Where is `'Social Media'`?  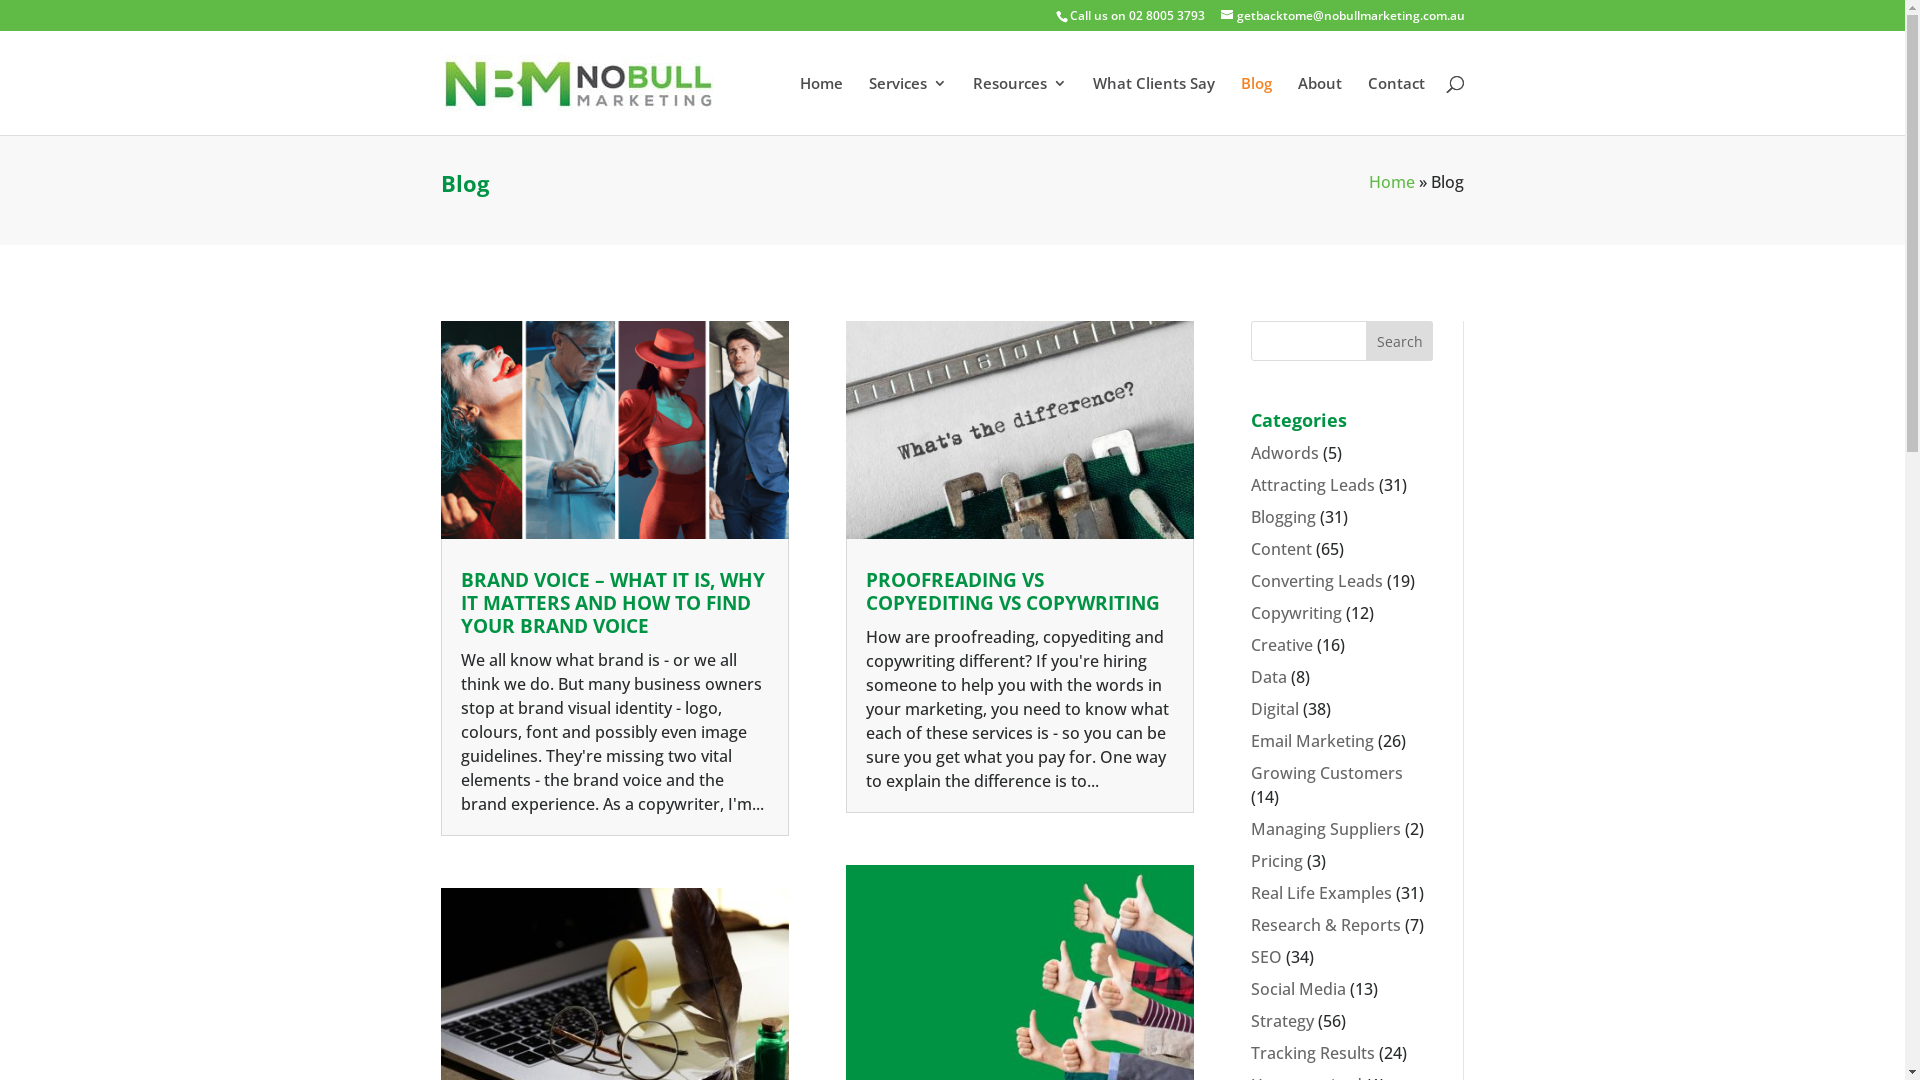
'Social Media' is located at coordinates (1250, 987).